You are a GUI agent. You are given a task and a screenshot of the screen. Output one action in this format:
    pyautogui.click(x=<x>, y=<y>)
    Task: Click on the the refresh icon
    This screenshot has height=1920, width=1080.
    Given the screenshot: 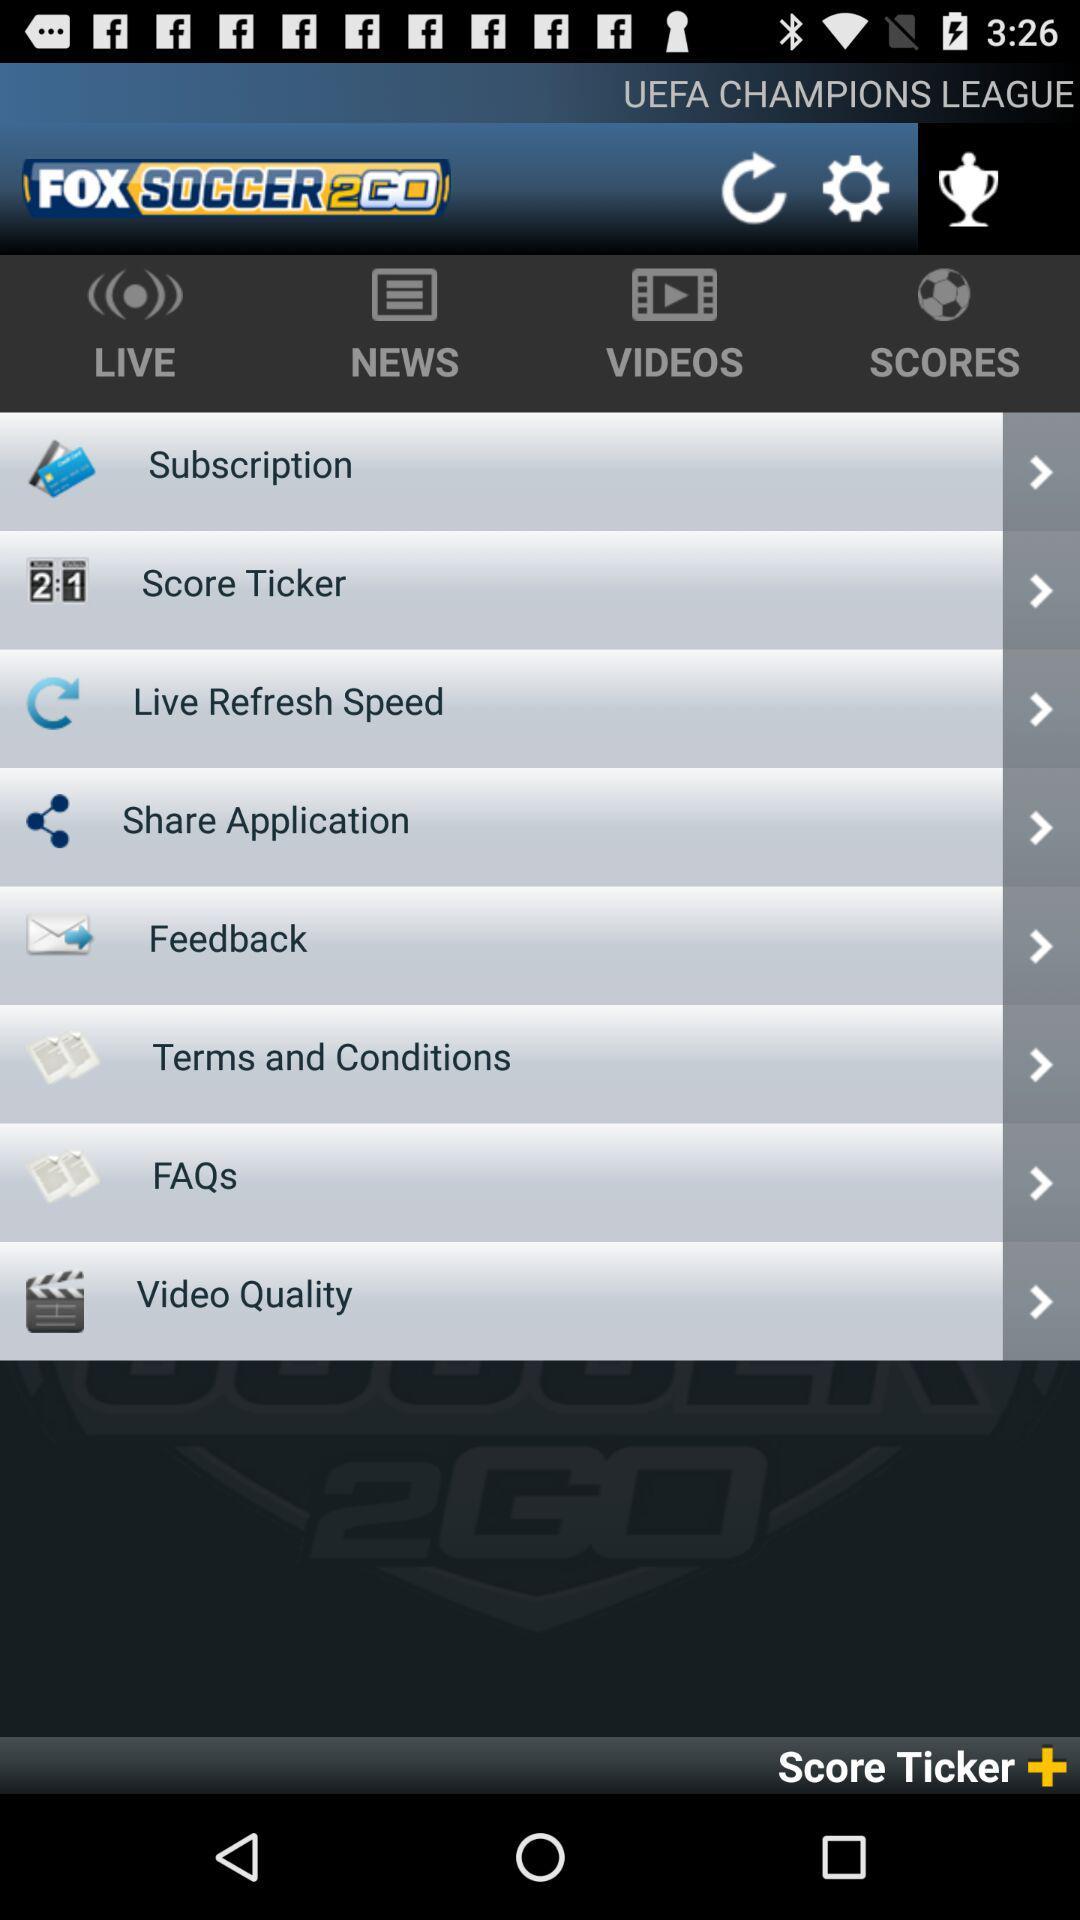 What is the action you would take?
    pyautogui.click(x=755, y=202)
    